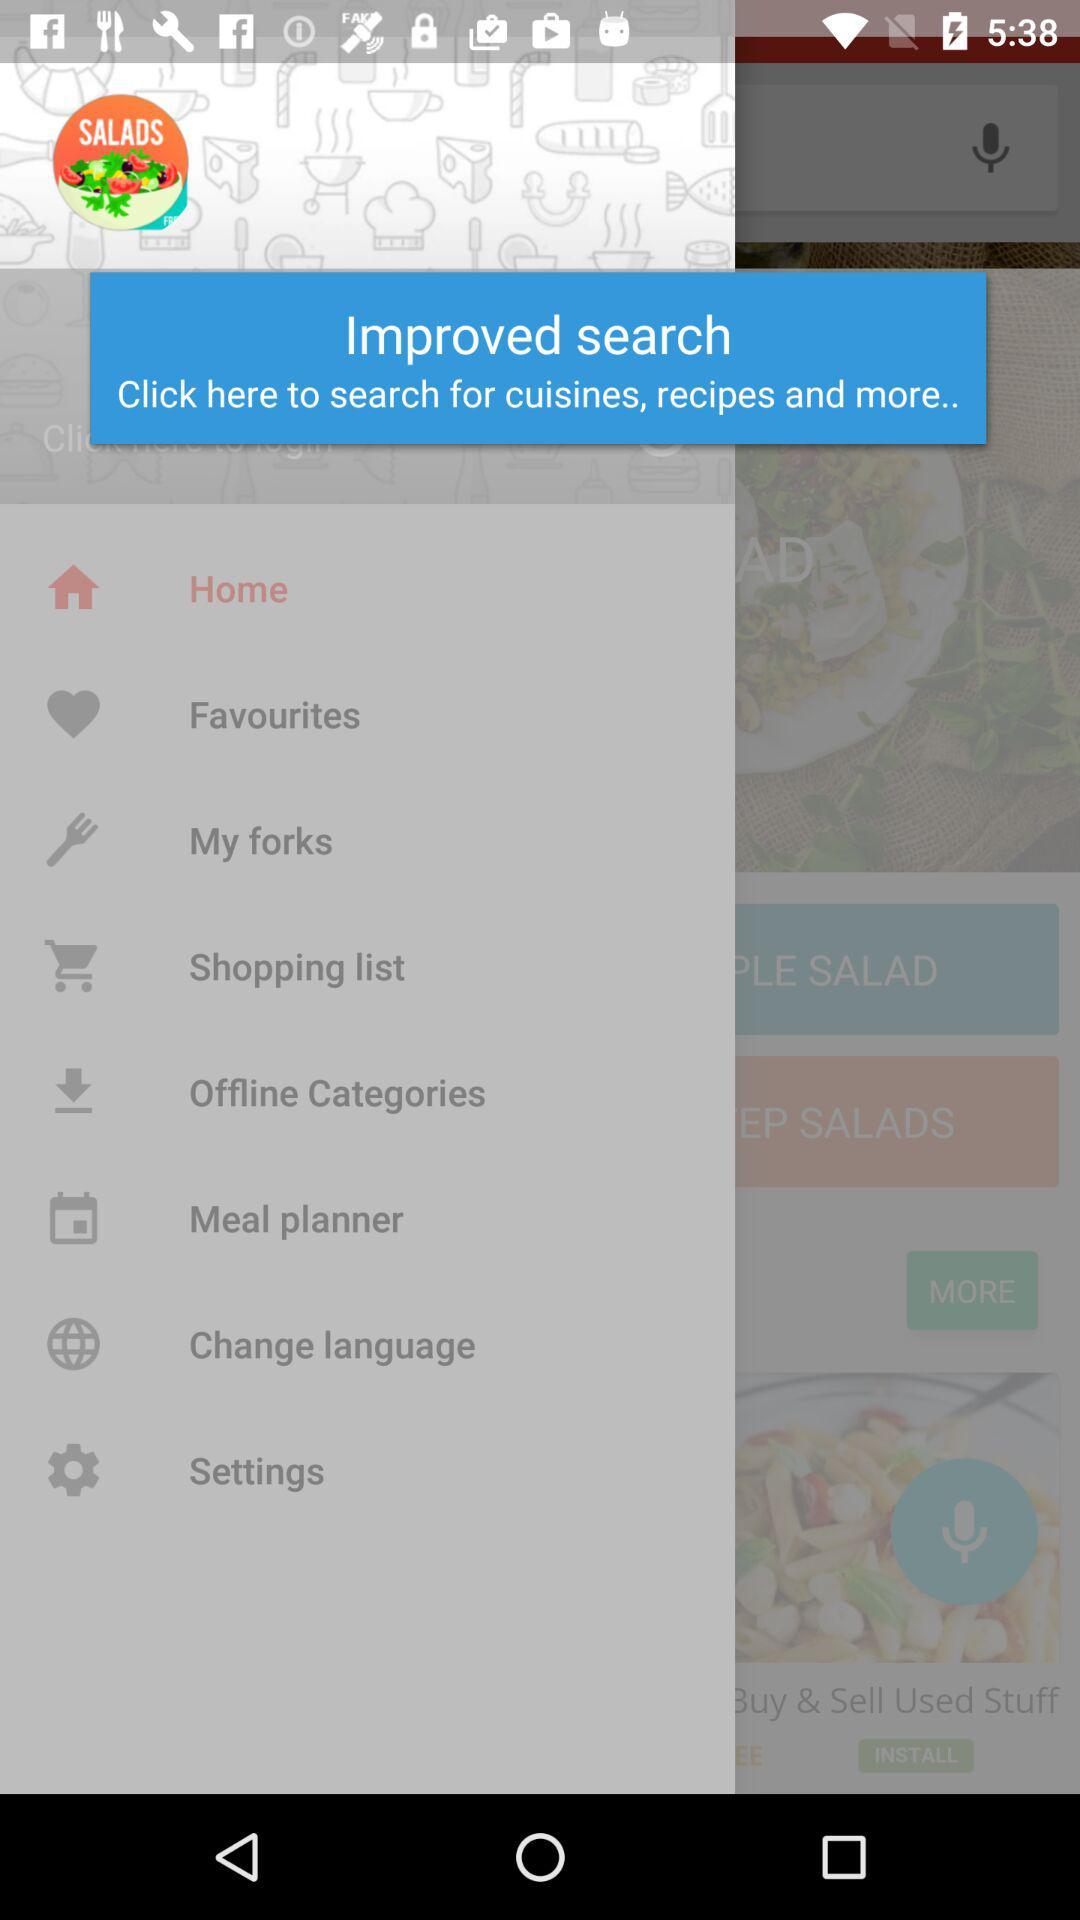 The height and width of the screenshot is (1920, 1080). Describe the element at coordinates (963, 1530) in the screenshot. I see `the microphone icon` at that location.